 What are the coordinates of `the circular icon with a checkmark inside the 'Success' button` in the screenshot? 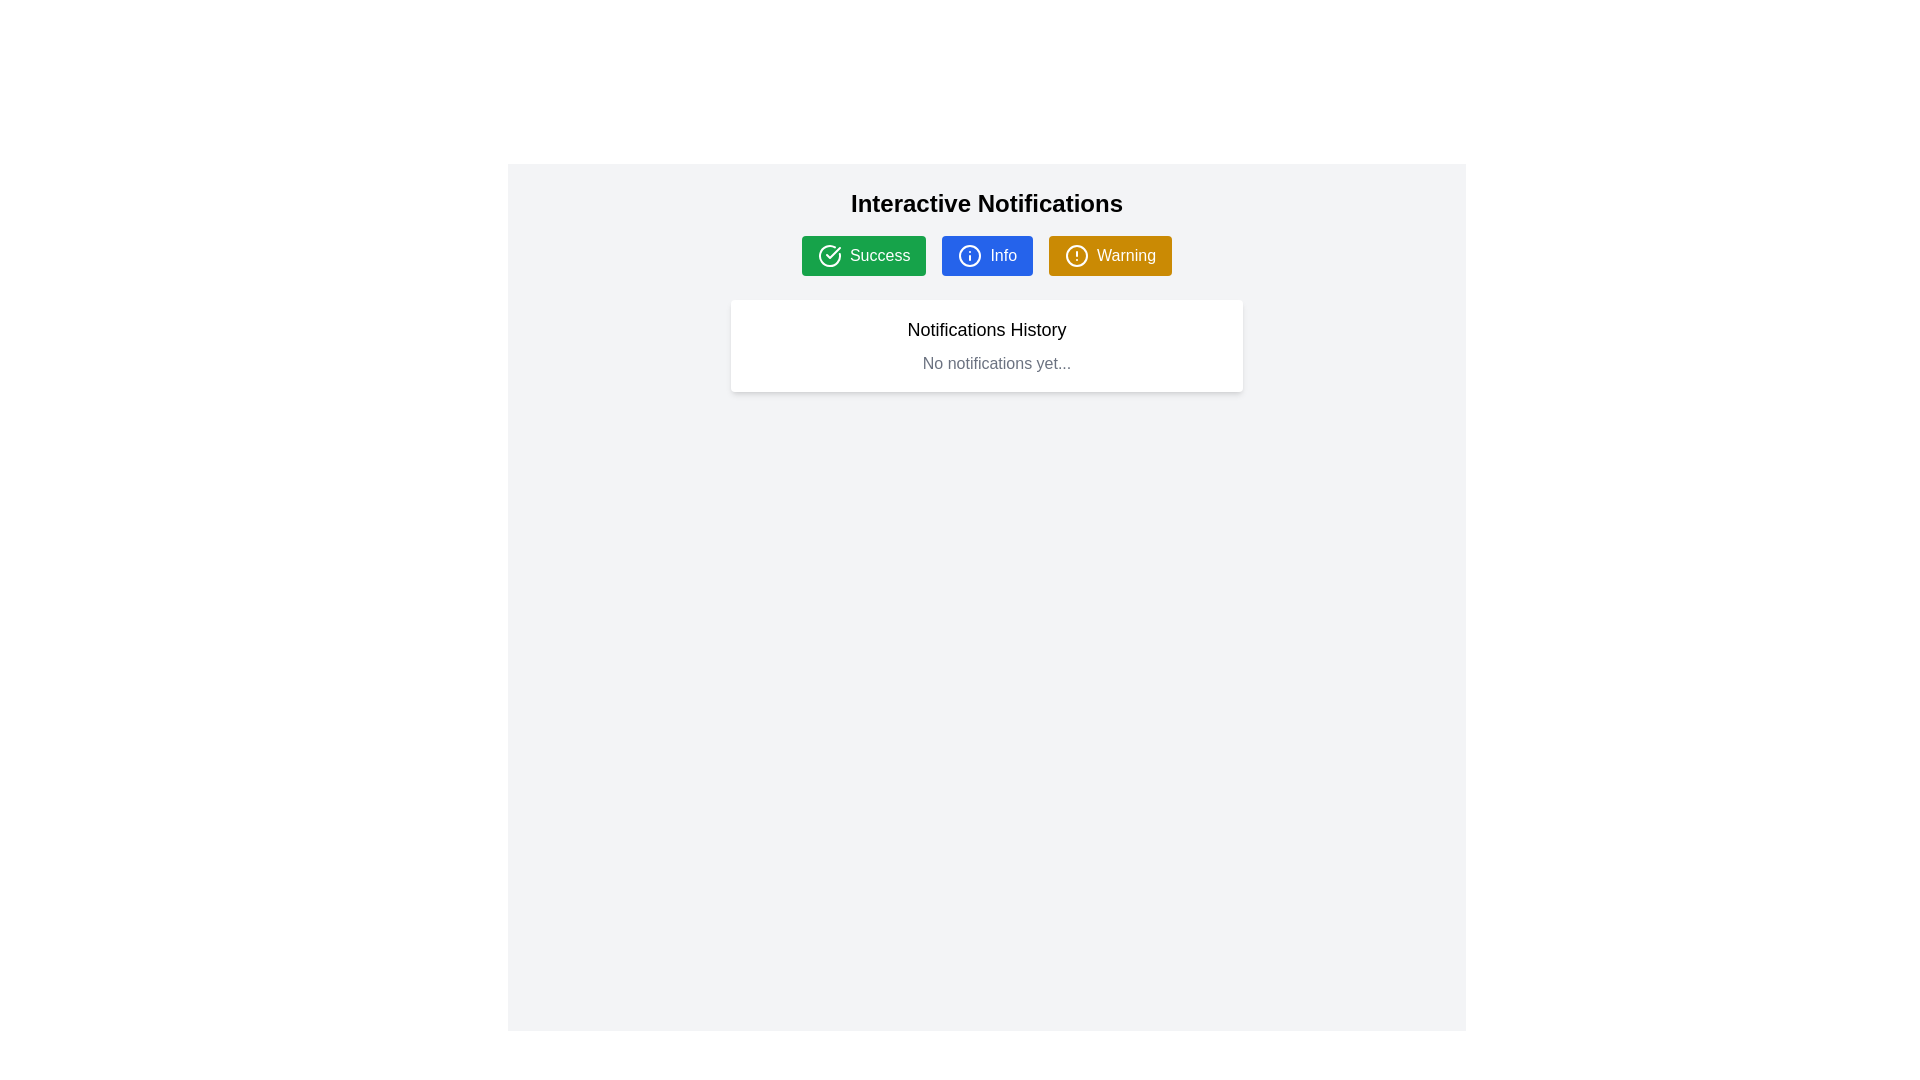 It's located at (829, 254).